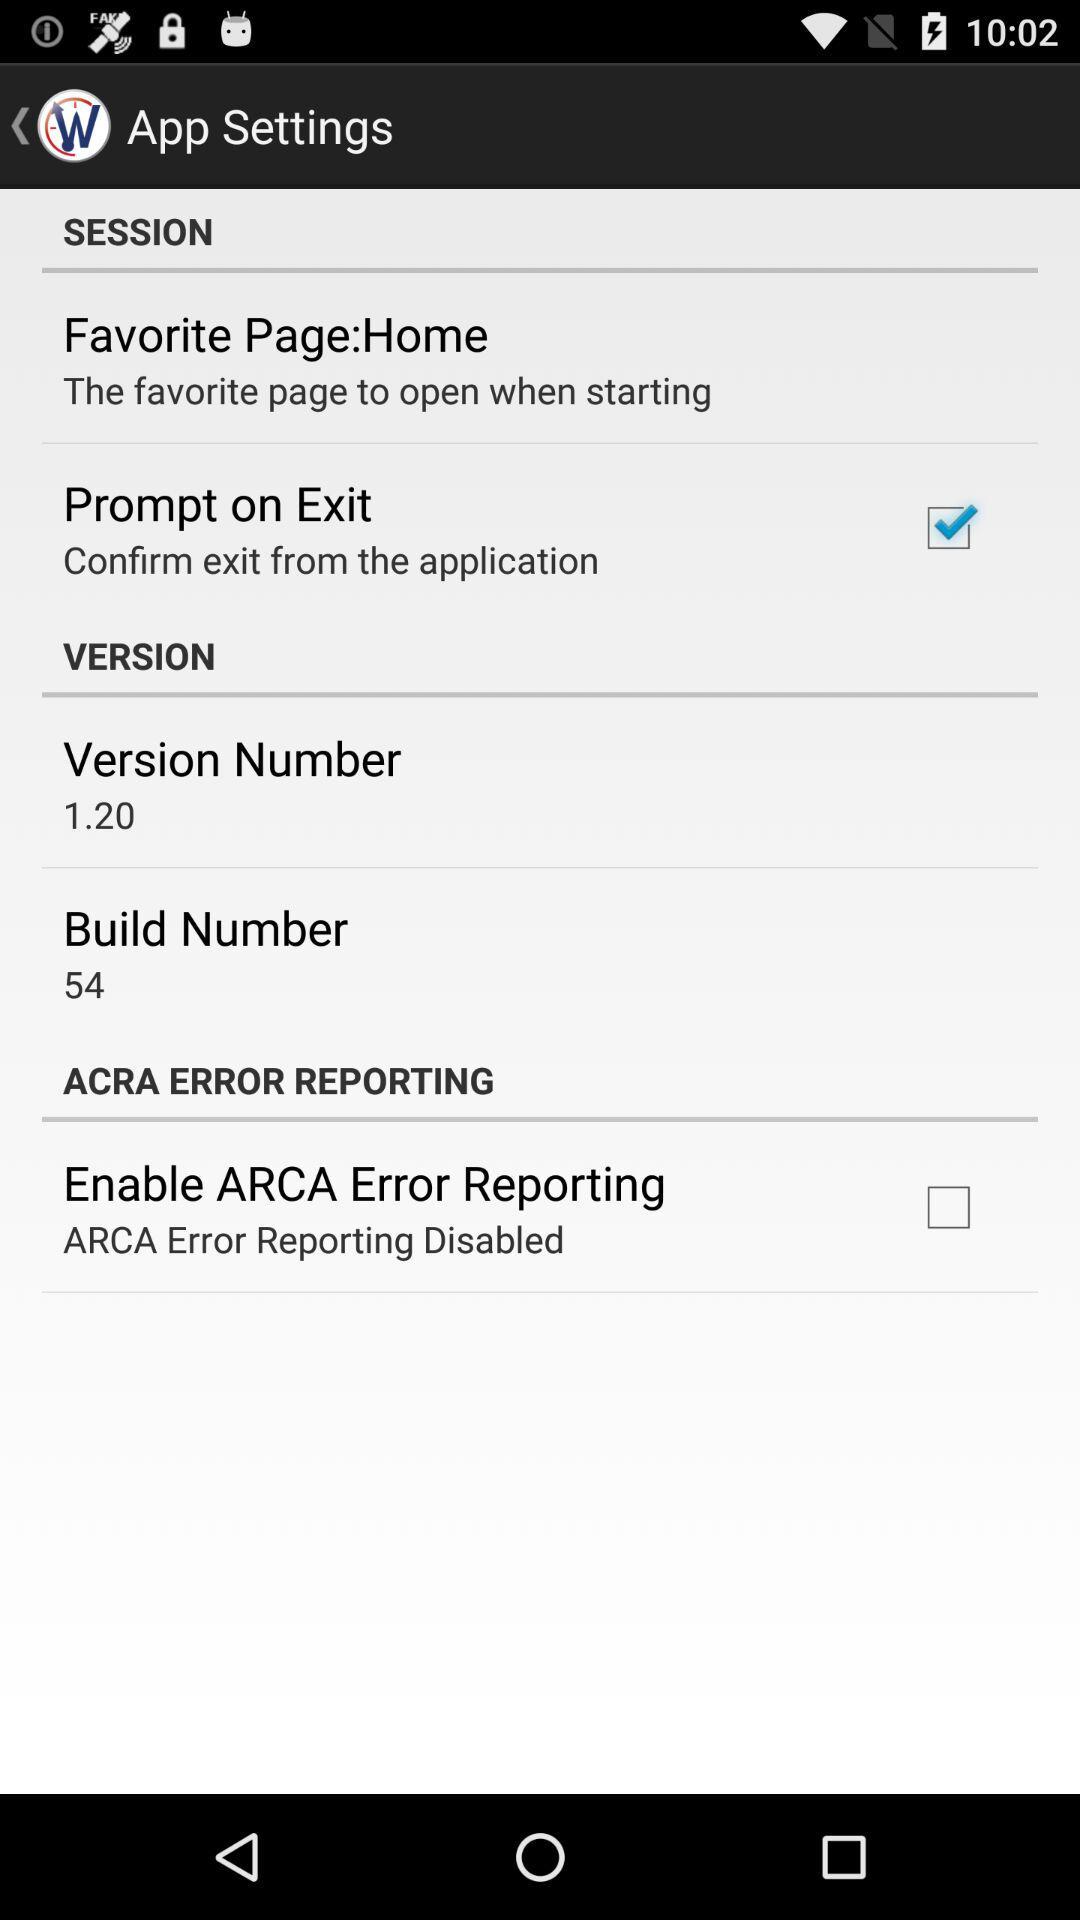 This screenshot has height=1920, width=1080. What do you see at coordinates (540, 230) in the screenshot?
I see `session icon` at bounding box center [540, 230].